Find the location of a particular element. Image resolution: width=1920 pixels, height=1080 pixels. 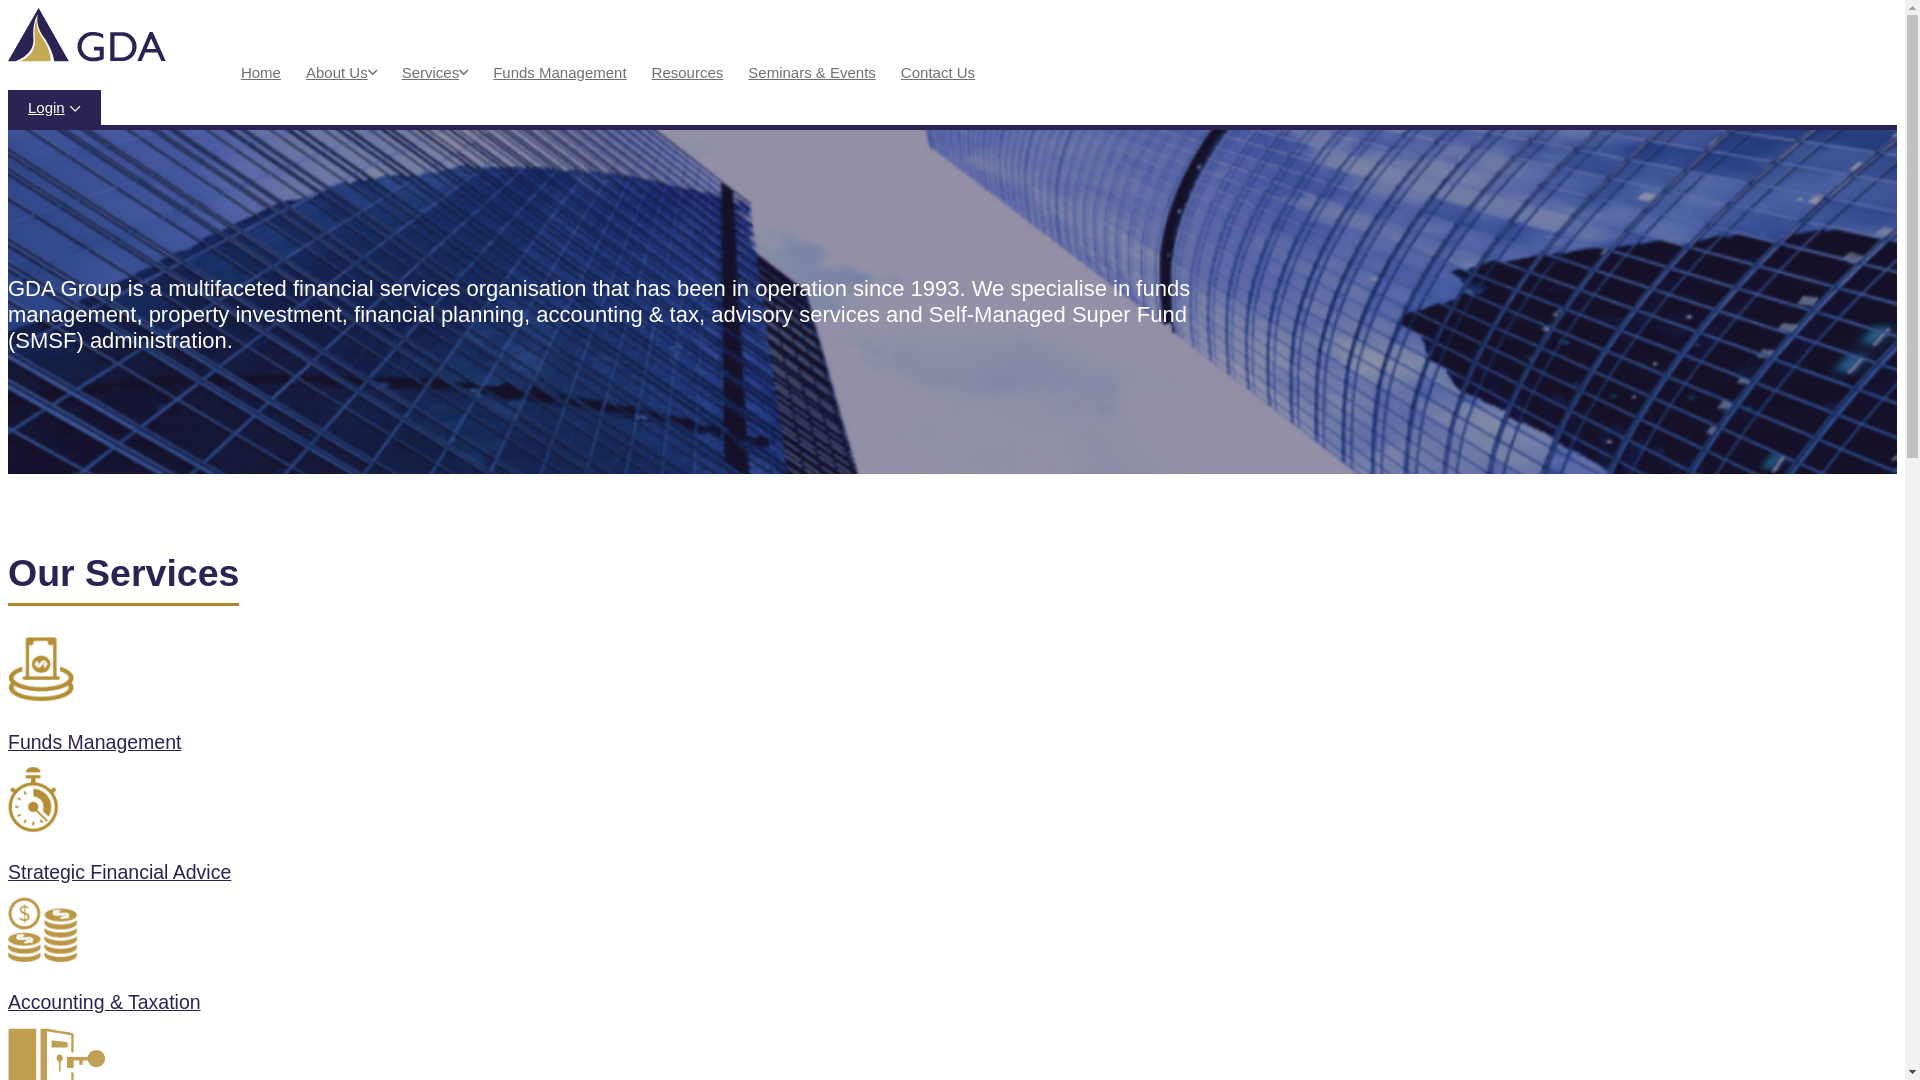

'Seminars & Events' is located at coordinates (811, 71).